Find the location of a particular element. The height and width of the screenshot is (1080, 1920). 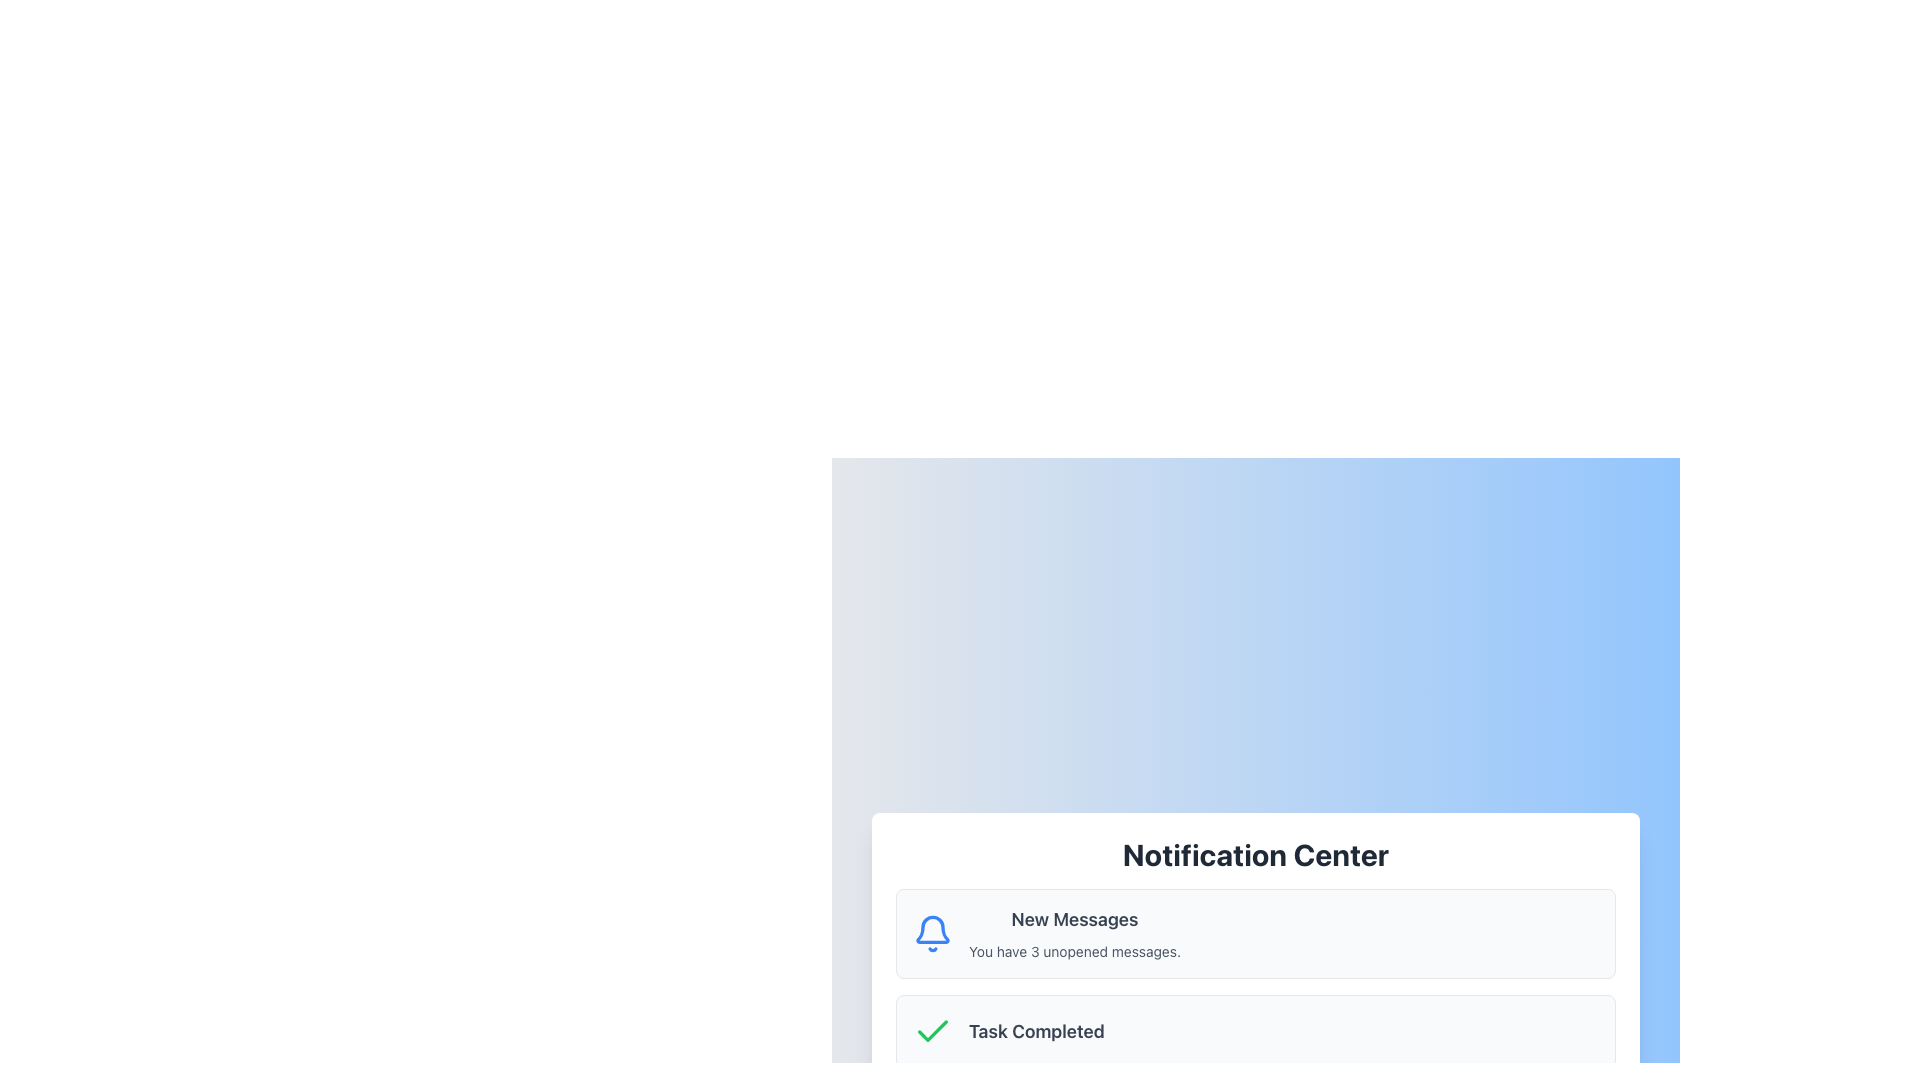

text displayed in the notification card under the 'Notification Center', which shows 'New Messages' and 'You have 3 unopened messages.' is located at coordinates (1074, 933).